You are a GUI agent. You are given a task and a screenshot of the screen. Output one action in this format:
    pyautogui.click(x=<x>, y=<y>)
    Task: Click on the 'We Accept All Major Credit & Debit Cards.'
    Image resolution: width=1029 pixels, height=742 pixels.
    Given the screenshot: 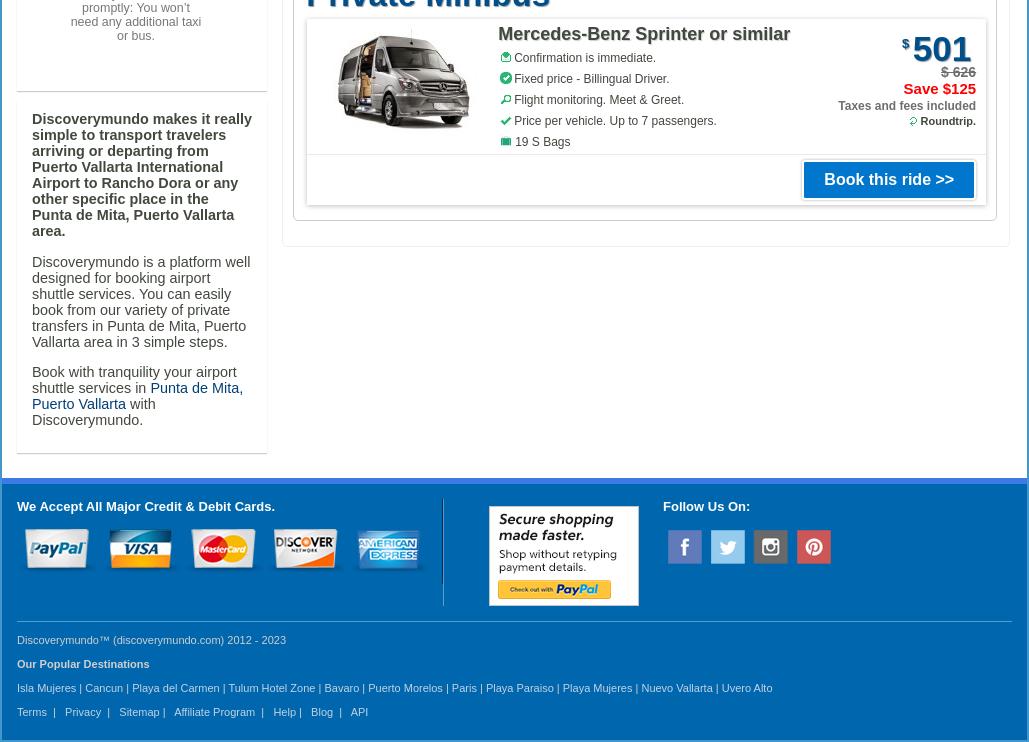 What is the action you would take?
    pyautogui.click(x=145, y=505)
    